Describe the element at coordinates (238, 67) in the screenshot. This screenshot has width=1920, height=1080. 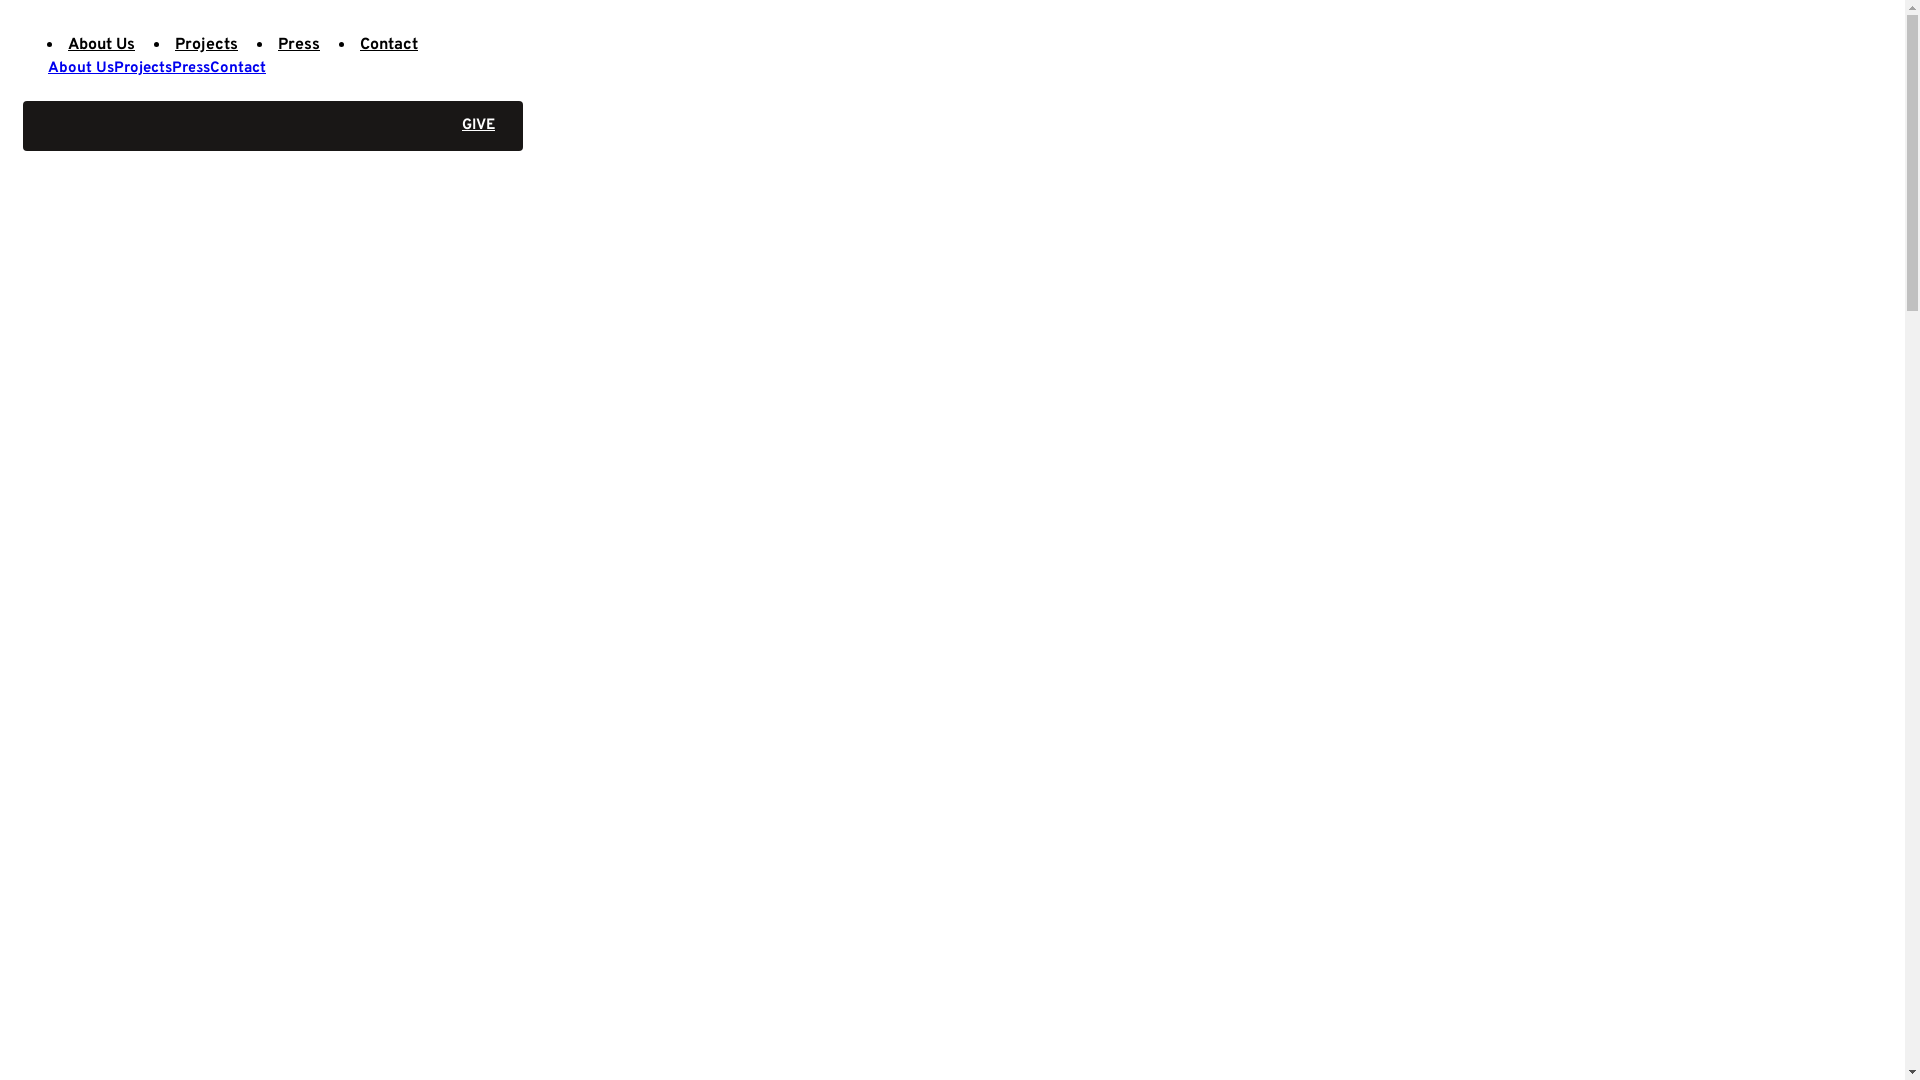
I see `'Contact'` at that location.